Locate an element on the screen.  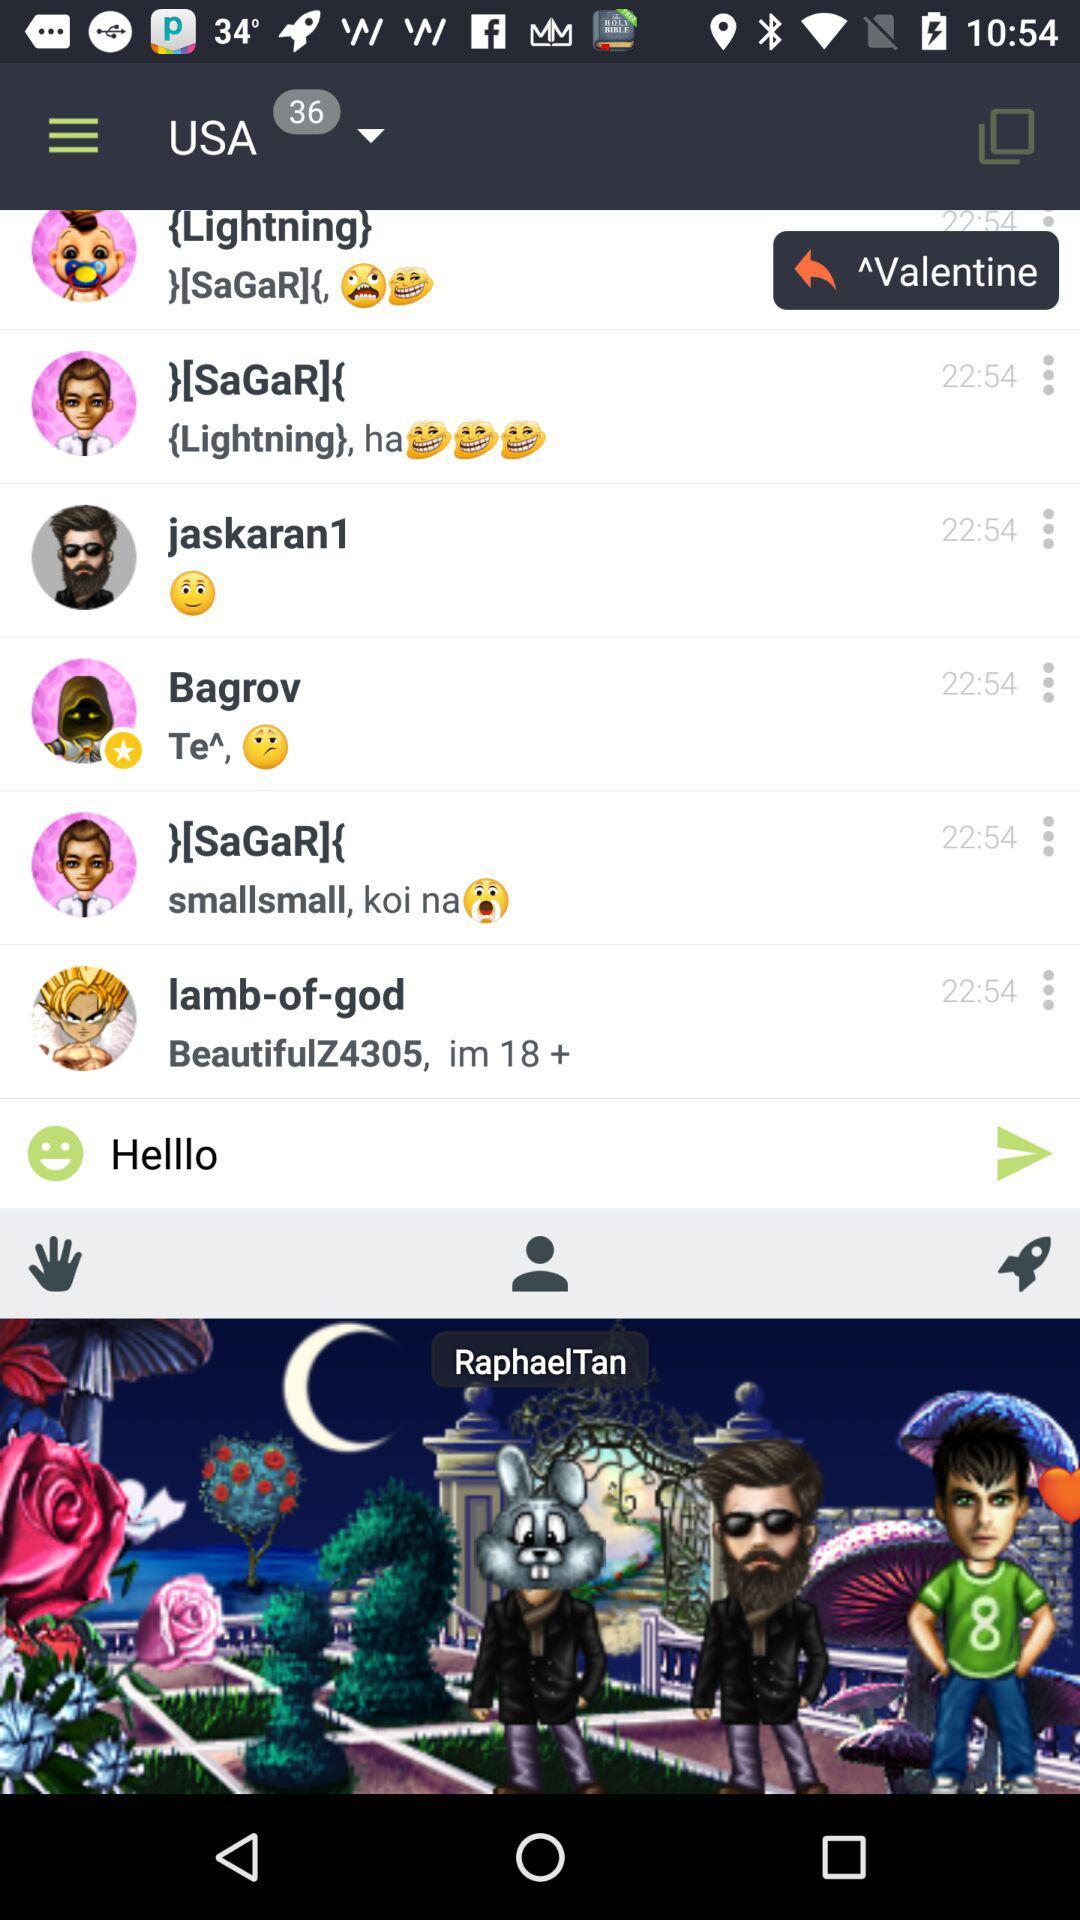
profiles is located at coordinates (538, 1262).